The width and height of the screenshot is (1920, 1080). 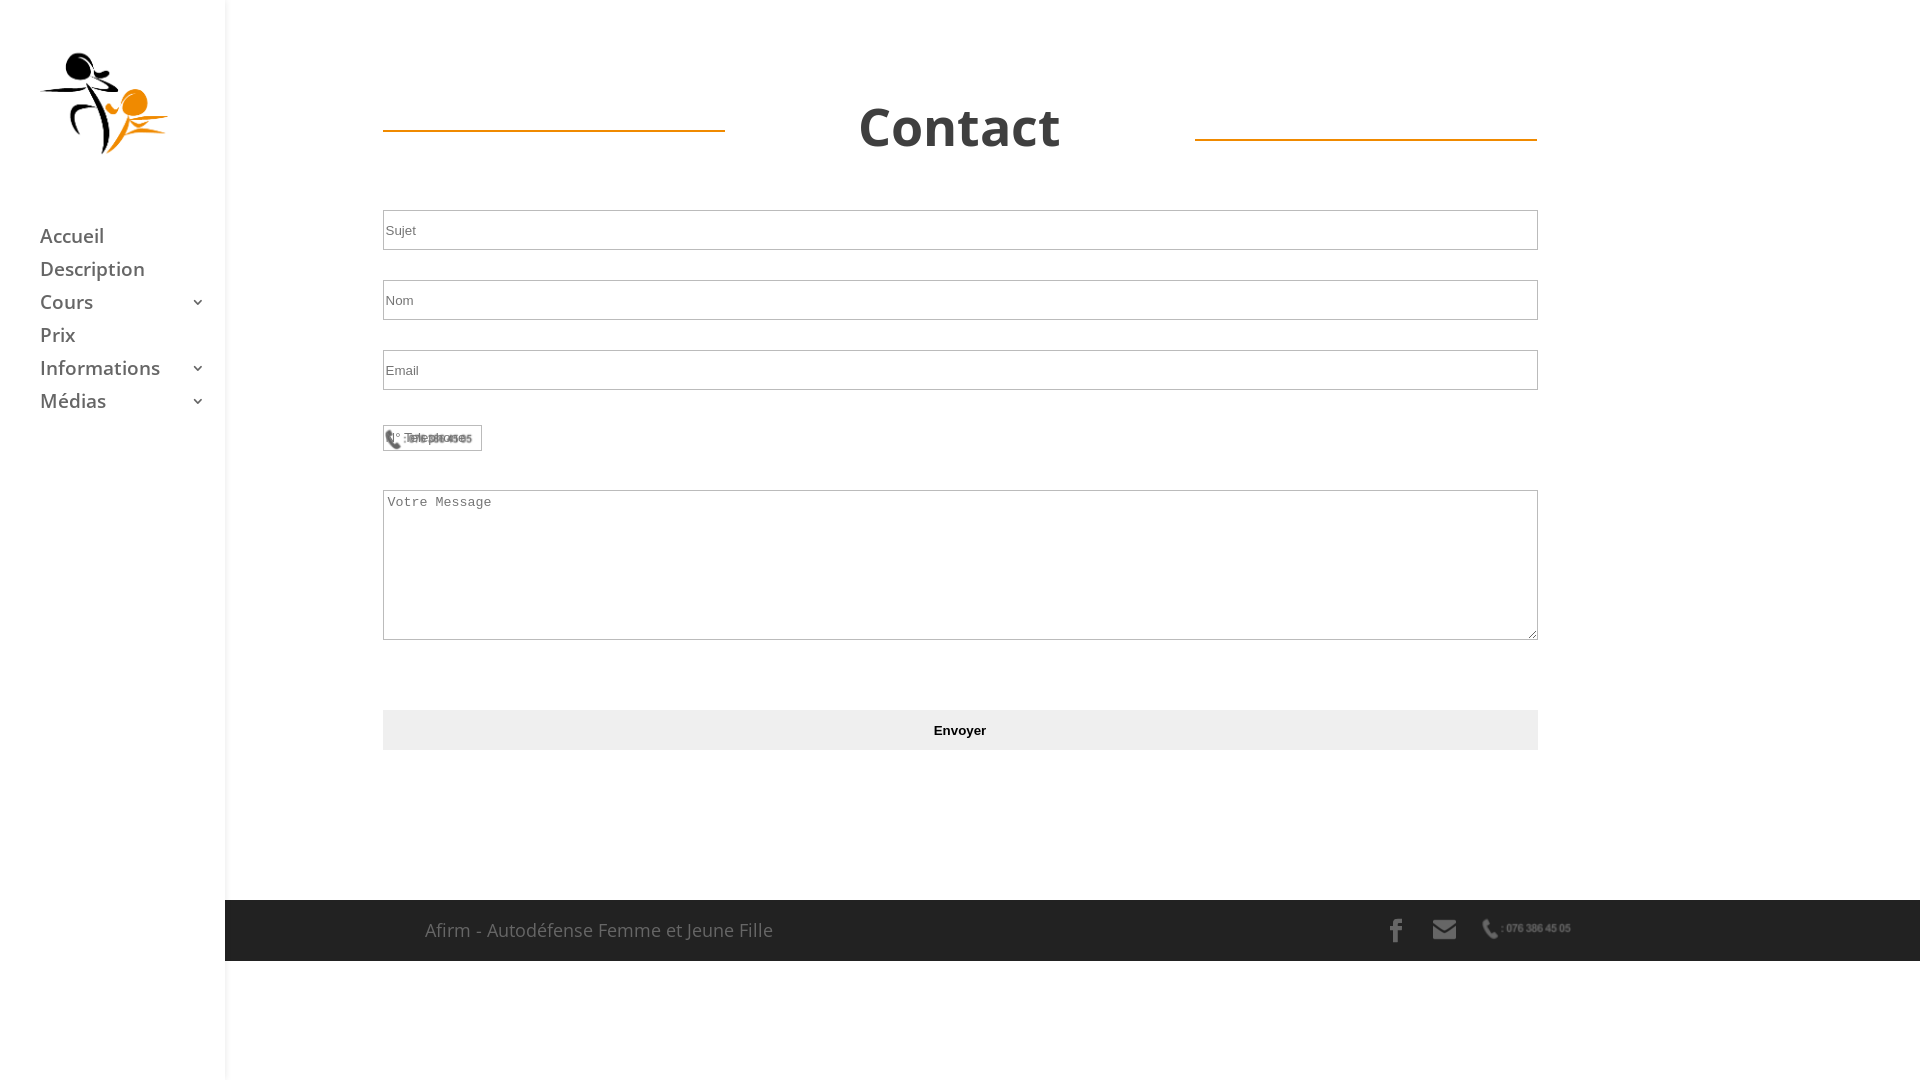 What do you see at coordinates (131, 244) in the screenshot?
I see `'Accueil'` at bounding box center [131, 244].